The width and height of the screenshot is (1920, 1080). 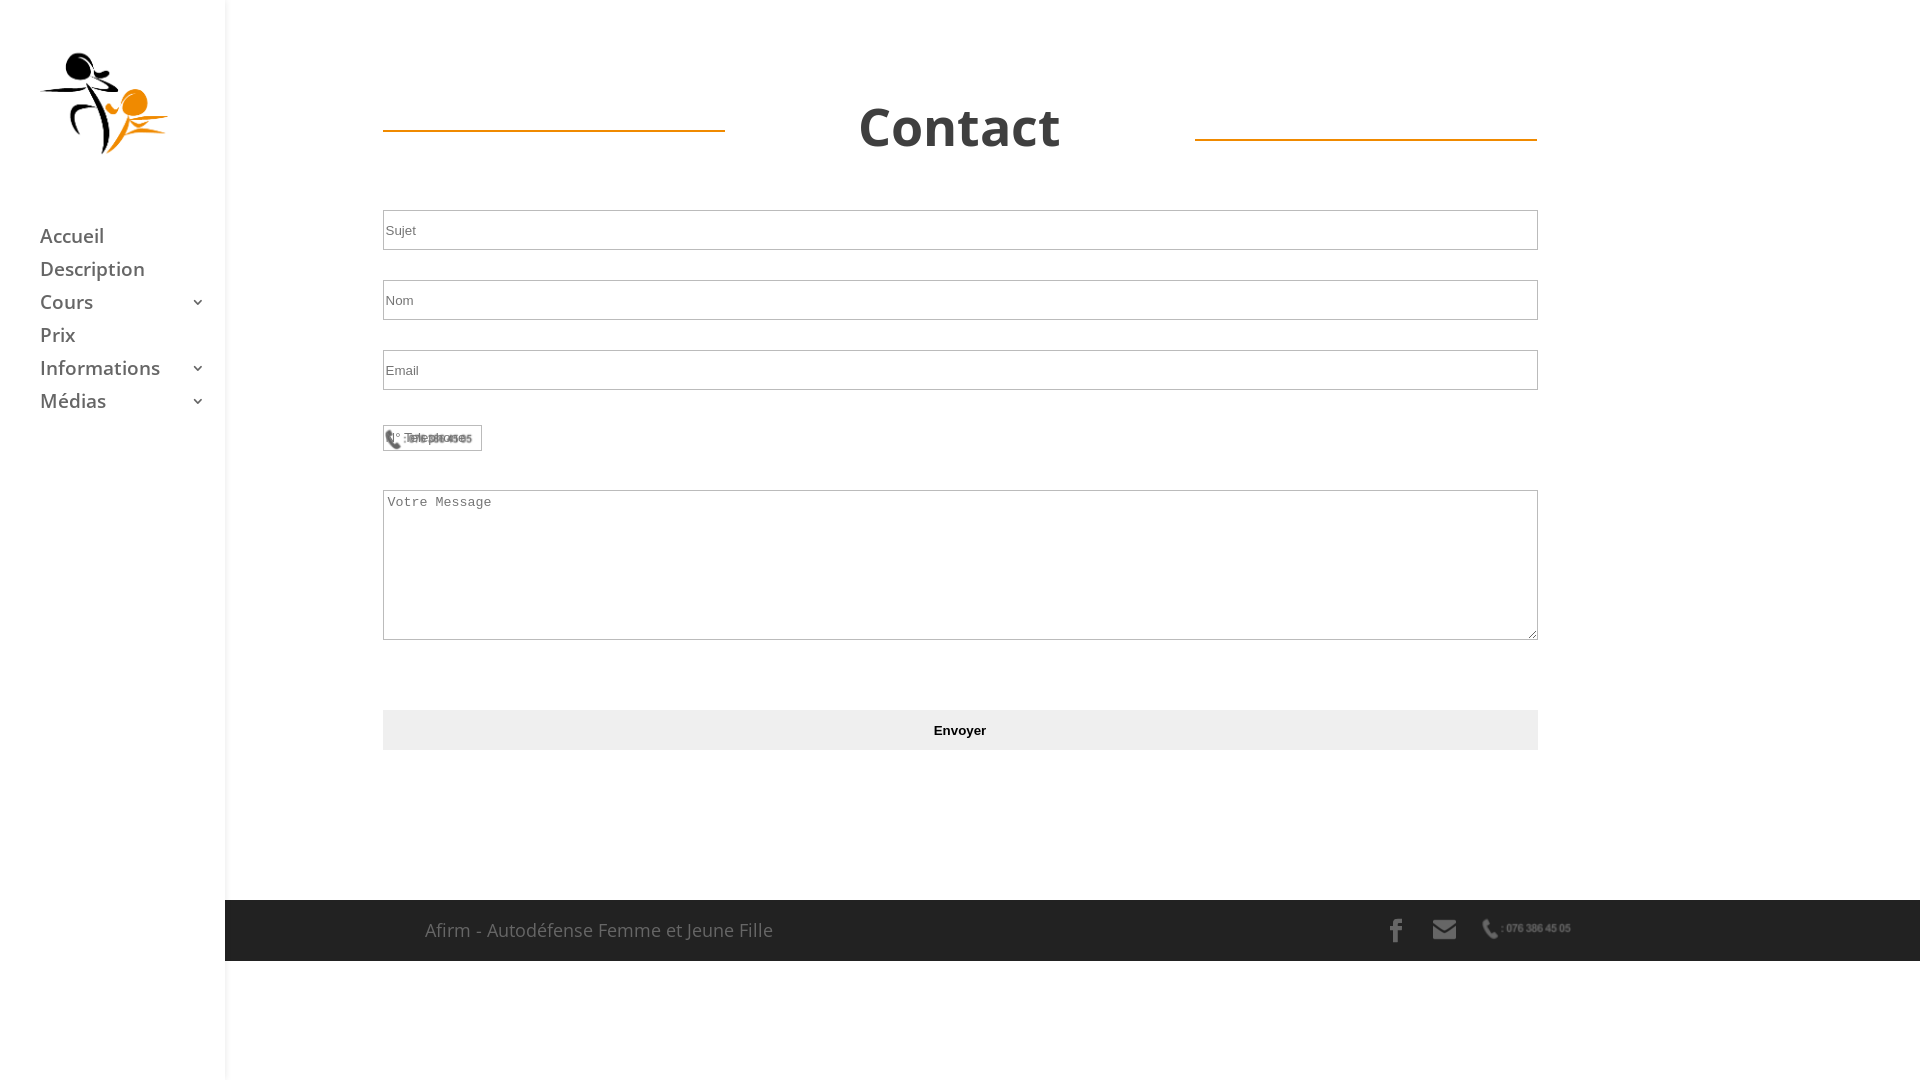 What do you see at coordinates (131, 244) in the screenshot?
I see `'Accueil'` at bounding box center [131, 244].